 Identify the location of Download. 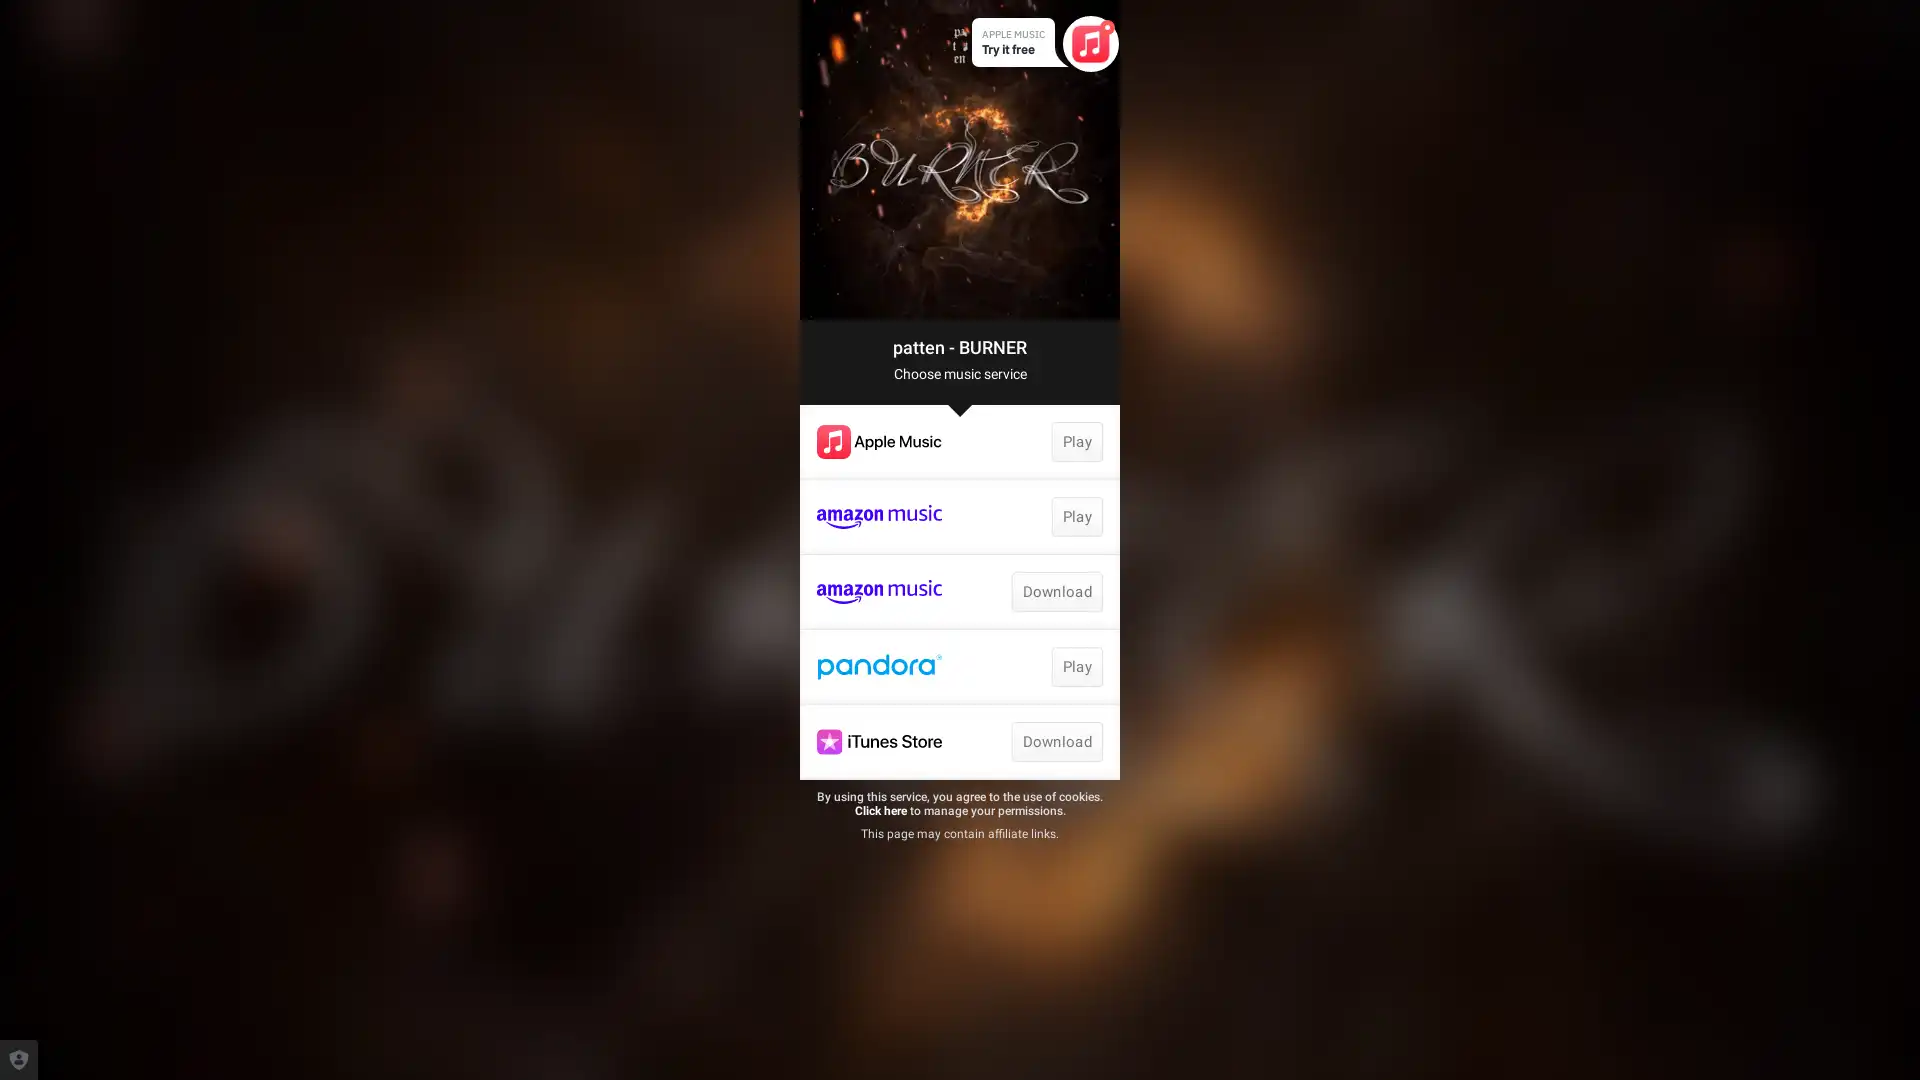
(1055, 741).